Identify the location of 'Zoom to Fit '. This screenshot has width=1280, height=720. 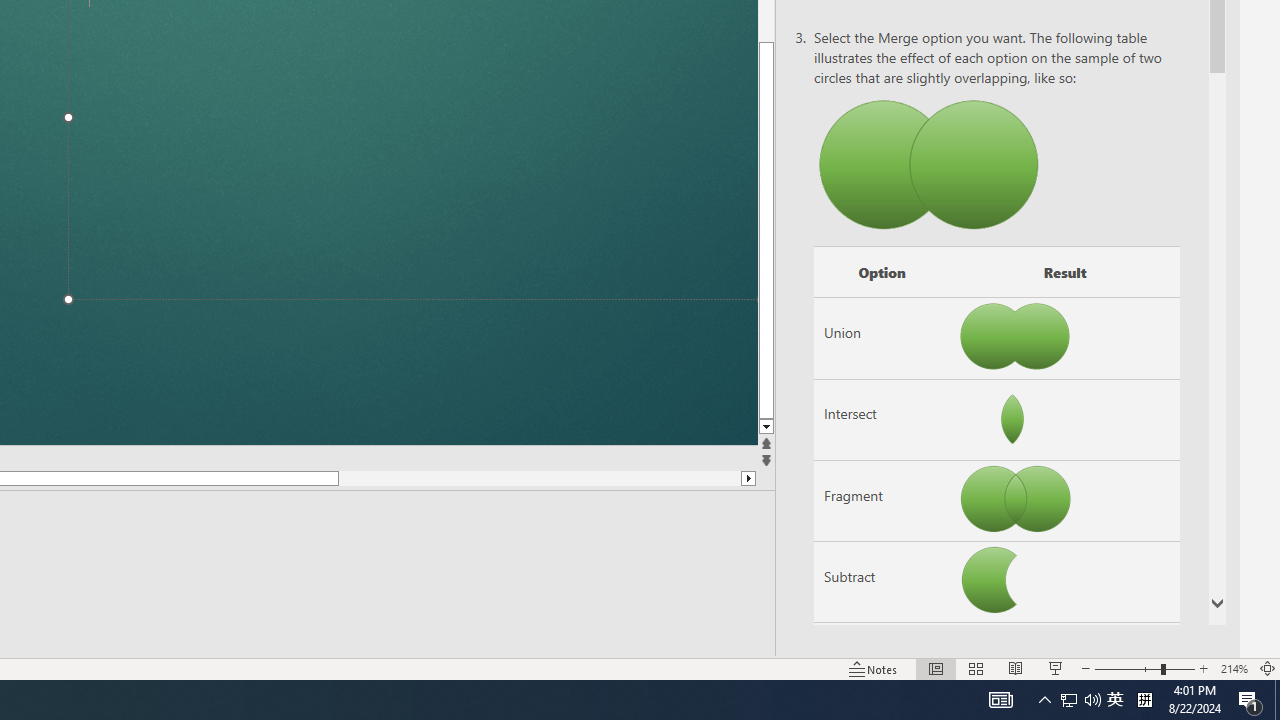
(1266, 669).